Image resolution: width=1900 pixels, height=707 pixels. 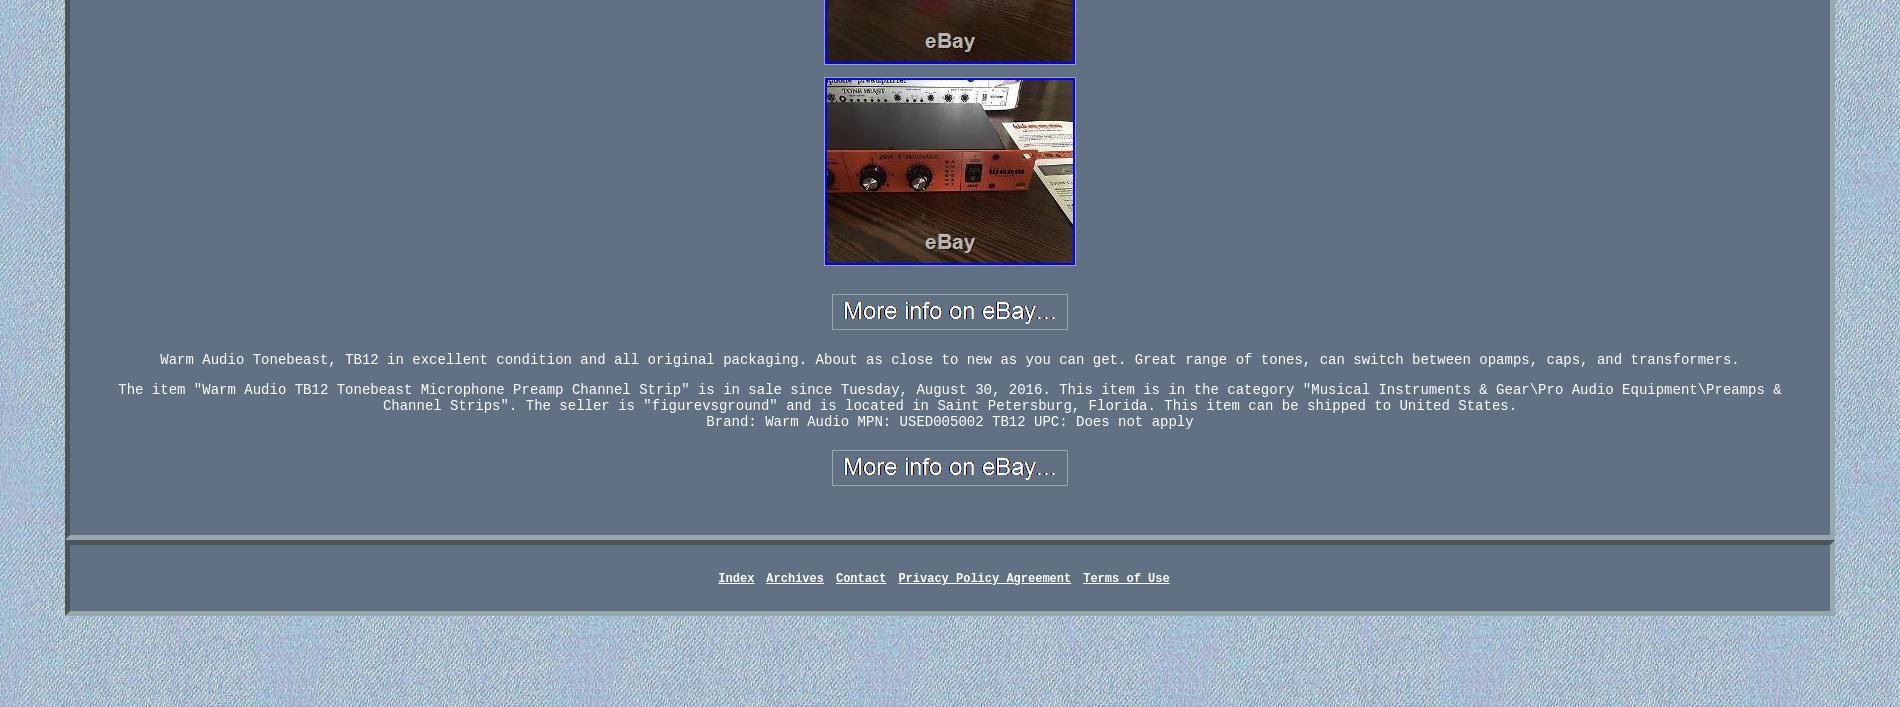 What do you see at coordinates (1113, 421) in the screenshot?
I see `'UPC: Does not apply'` at bounding box center [1113, 421].